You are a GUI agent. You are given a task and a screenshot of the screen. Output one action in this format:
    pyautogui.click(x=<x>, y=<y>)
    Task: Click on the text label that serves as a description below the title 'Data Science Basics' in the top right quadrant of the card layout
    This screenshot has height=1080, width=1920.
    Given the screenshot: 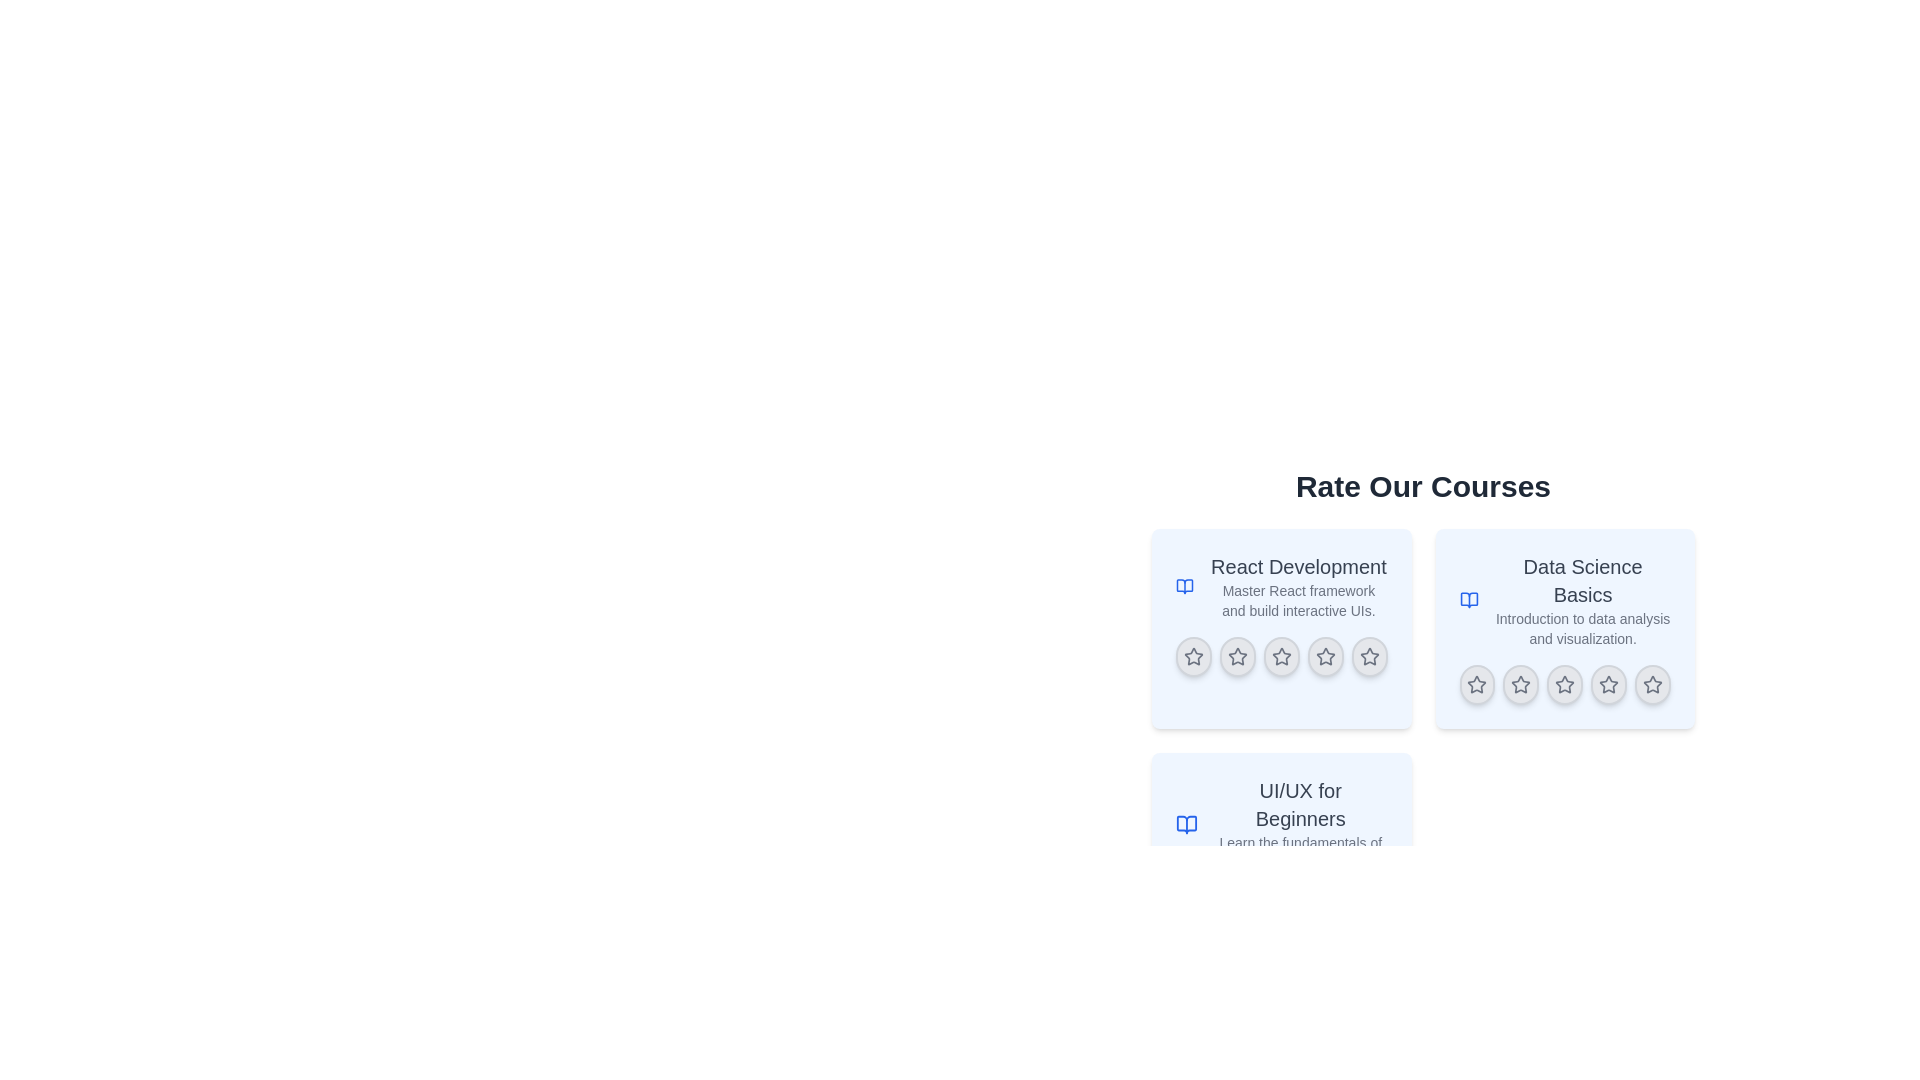 What is the action you would take?
    pyautogui.click(x=1582, y=627)
    